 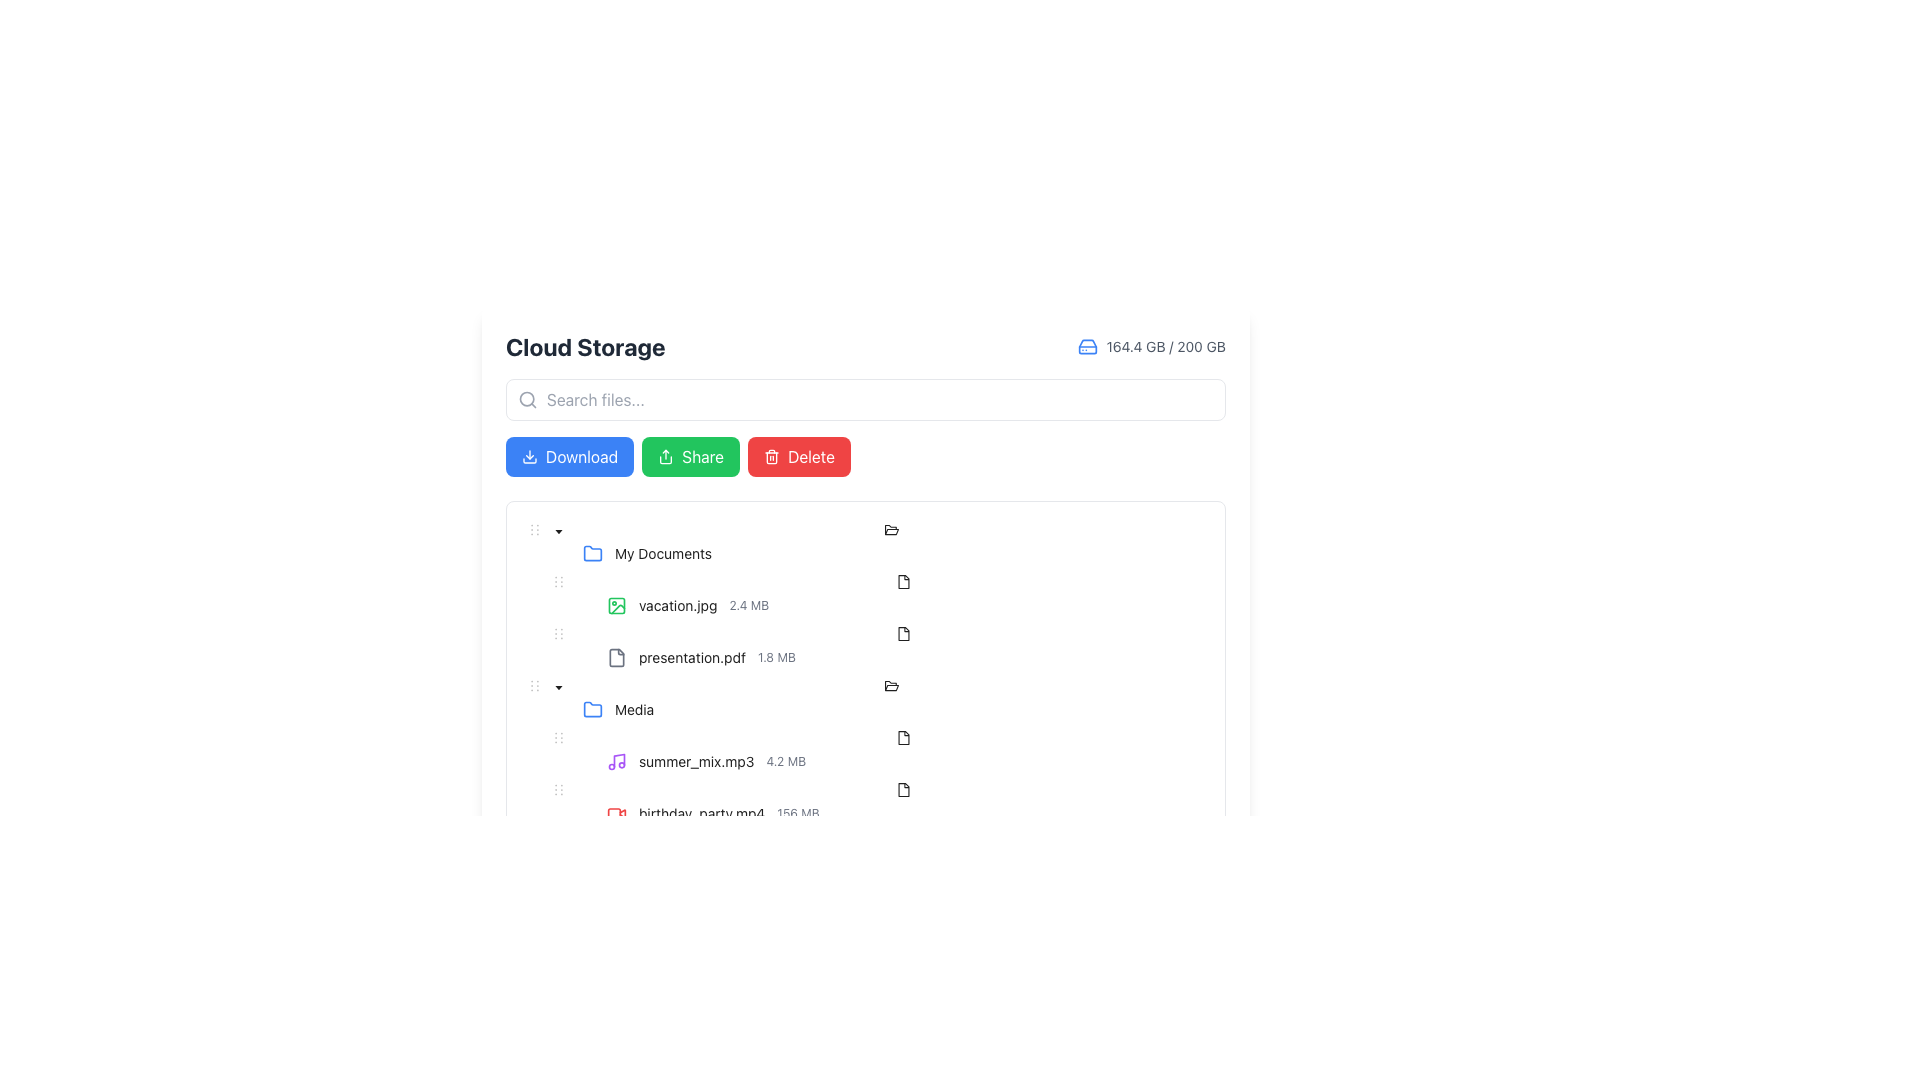 What do you see at coordinates (616, 658) in the screenshot?
I see `the document icon representing 'presentation.pdf' in the file management interface, which is the leftmost element in its row` at bounding box center [616, 658].